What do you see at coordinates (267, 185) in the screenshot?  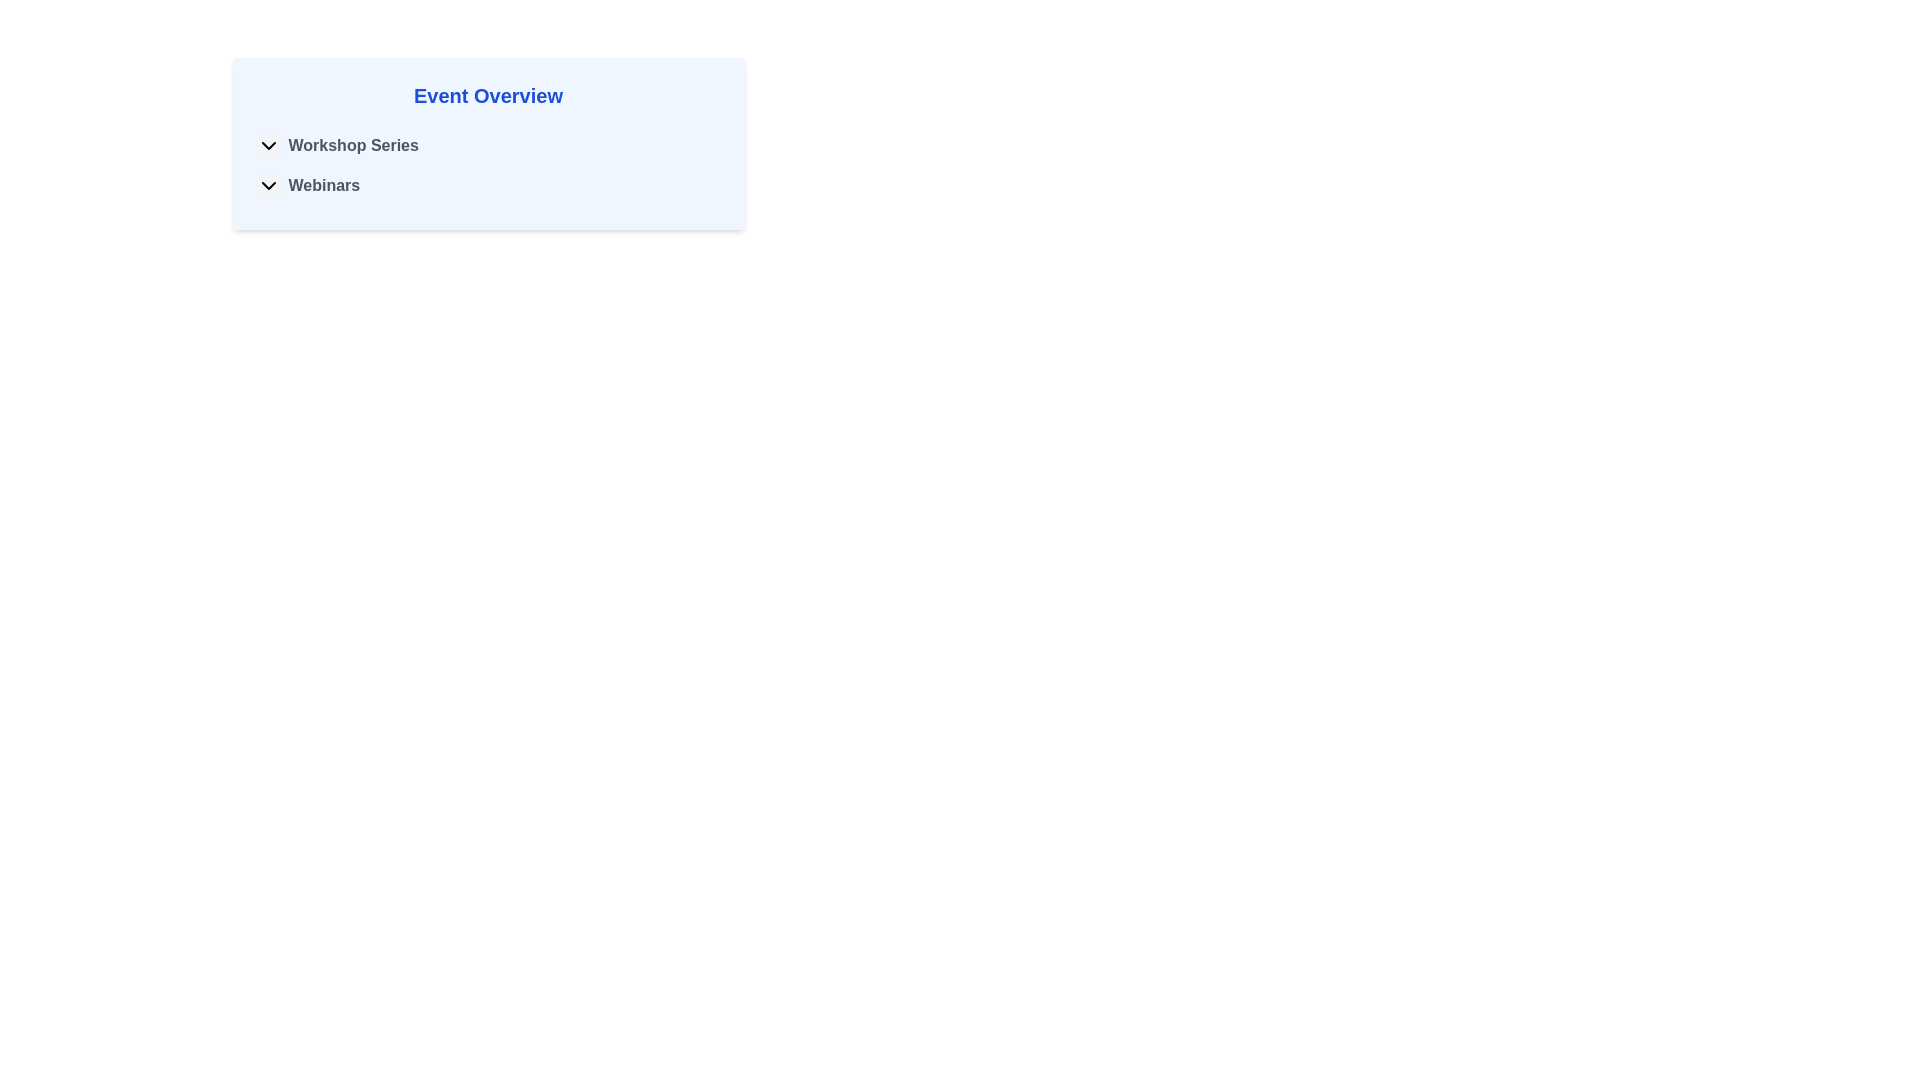 I see `the Icon button located at the top of the 'Event Overview' section` at bounding box center [267, 185].